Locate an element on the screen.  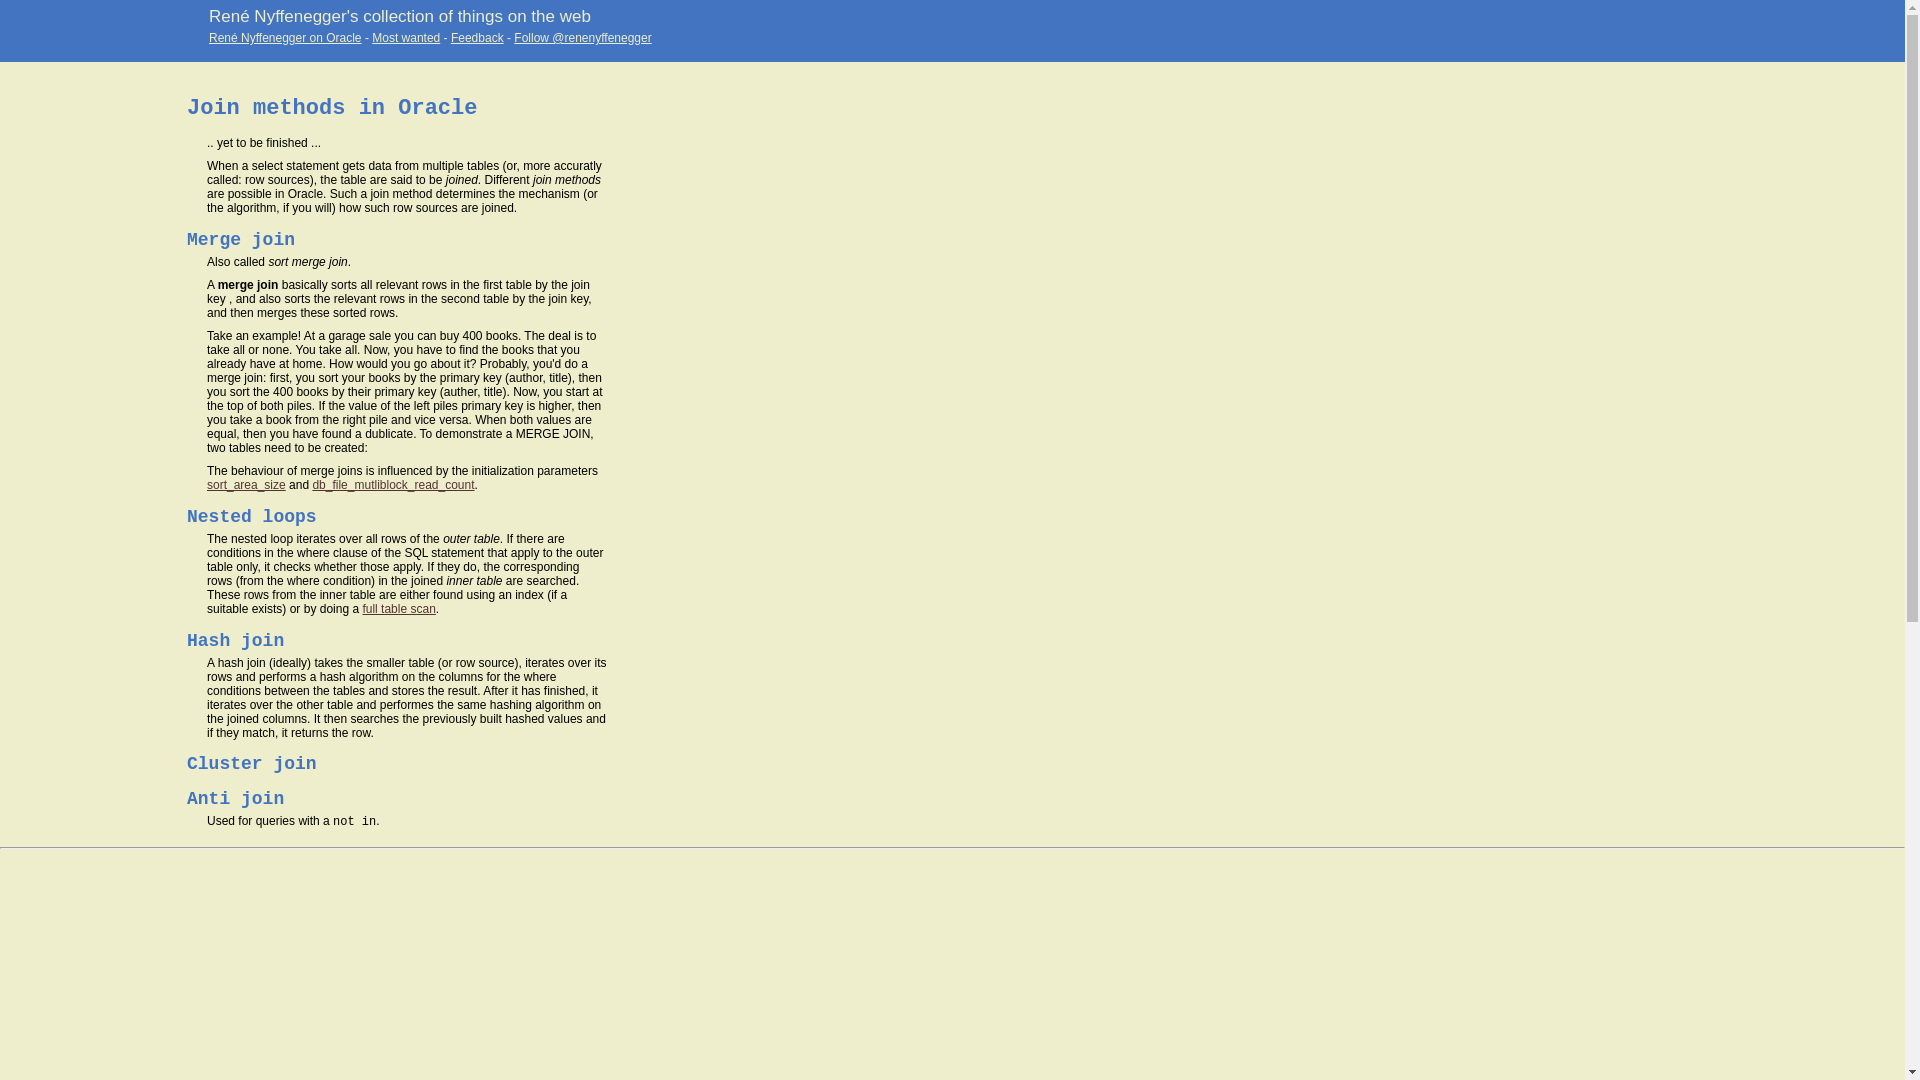
'Feedback' is located at coordinates (476, 38).